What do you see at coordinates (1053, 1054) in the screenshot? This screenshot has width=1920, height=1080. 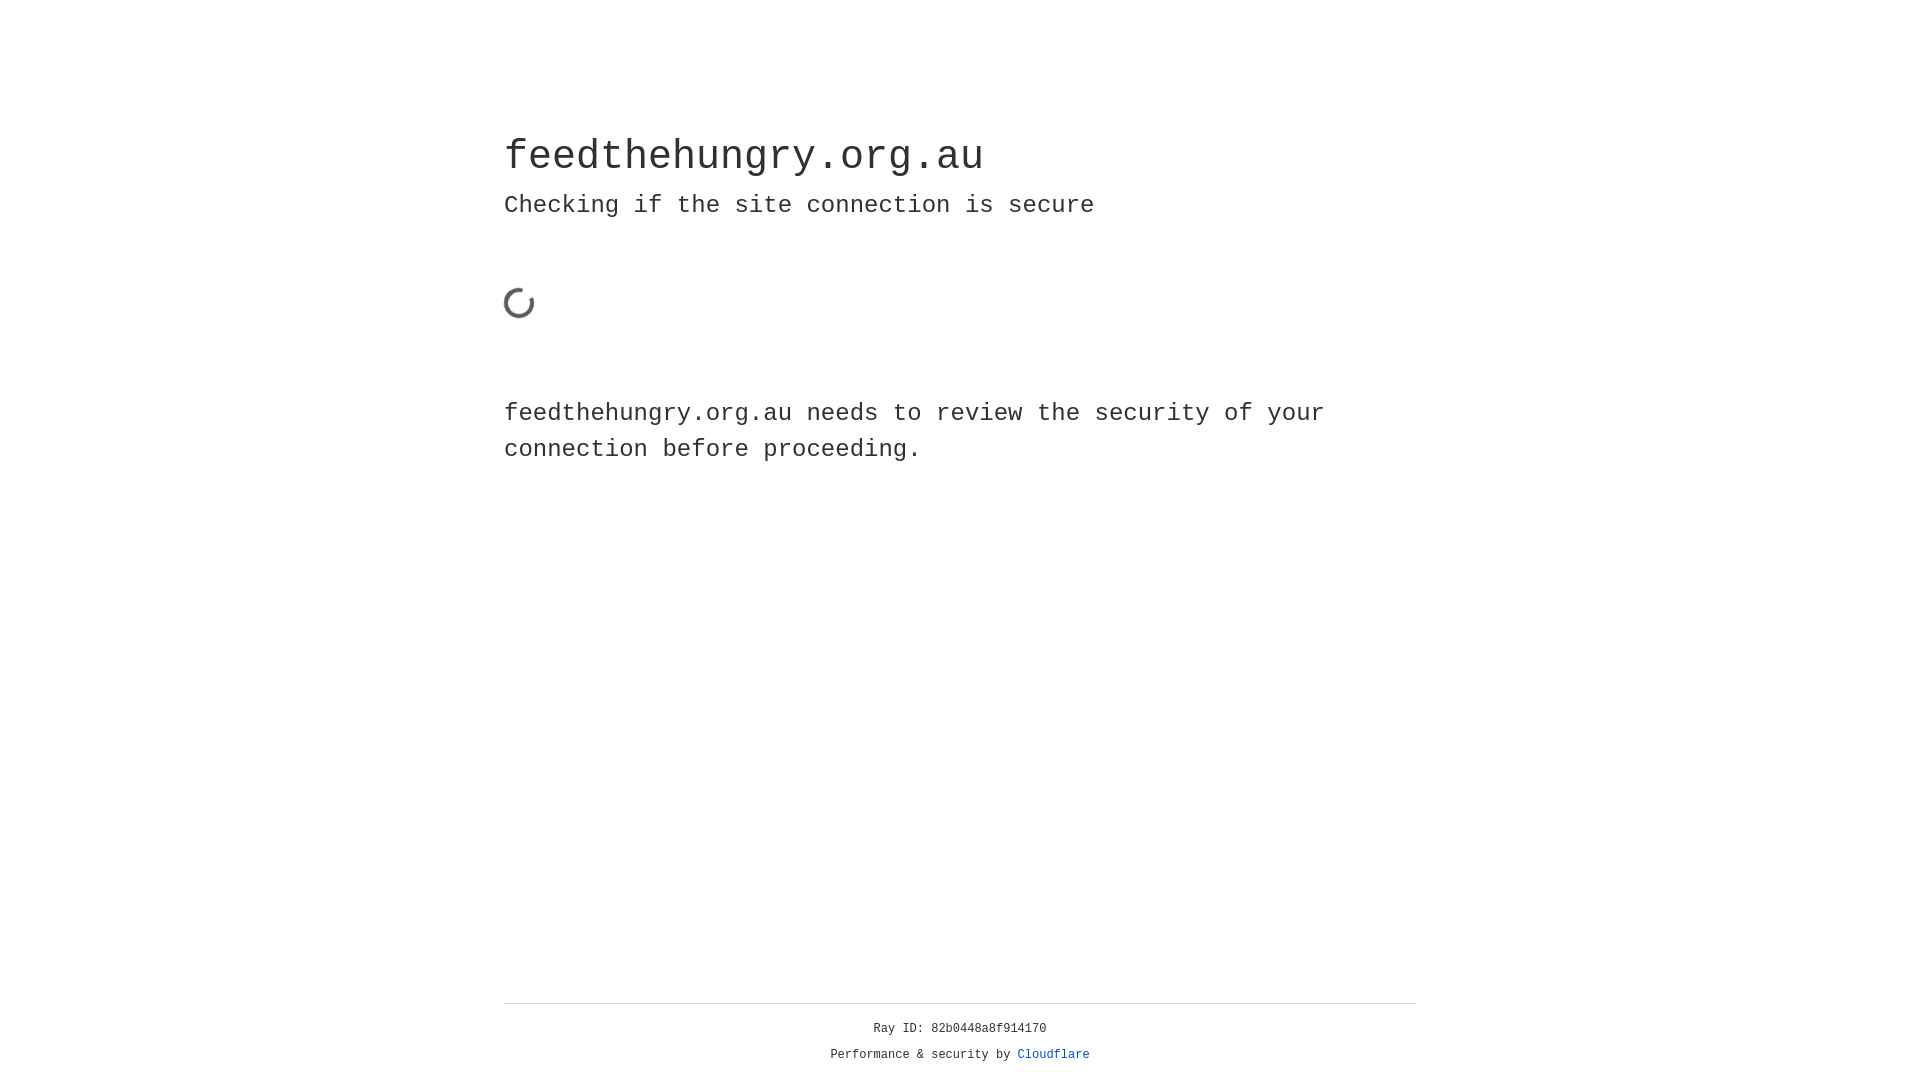 I see `'Cloudflare'` at bounding box center [1053, 1054].